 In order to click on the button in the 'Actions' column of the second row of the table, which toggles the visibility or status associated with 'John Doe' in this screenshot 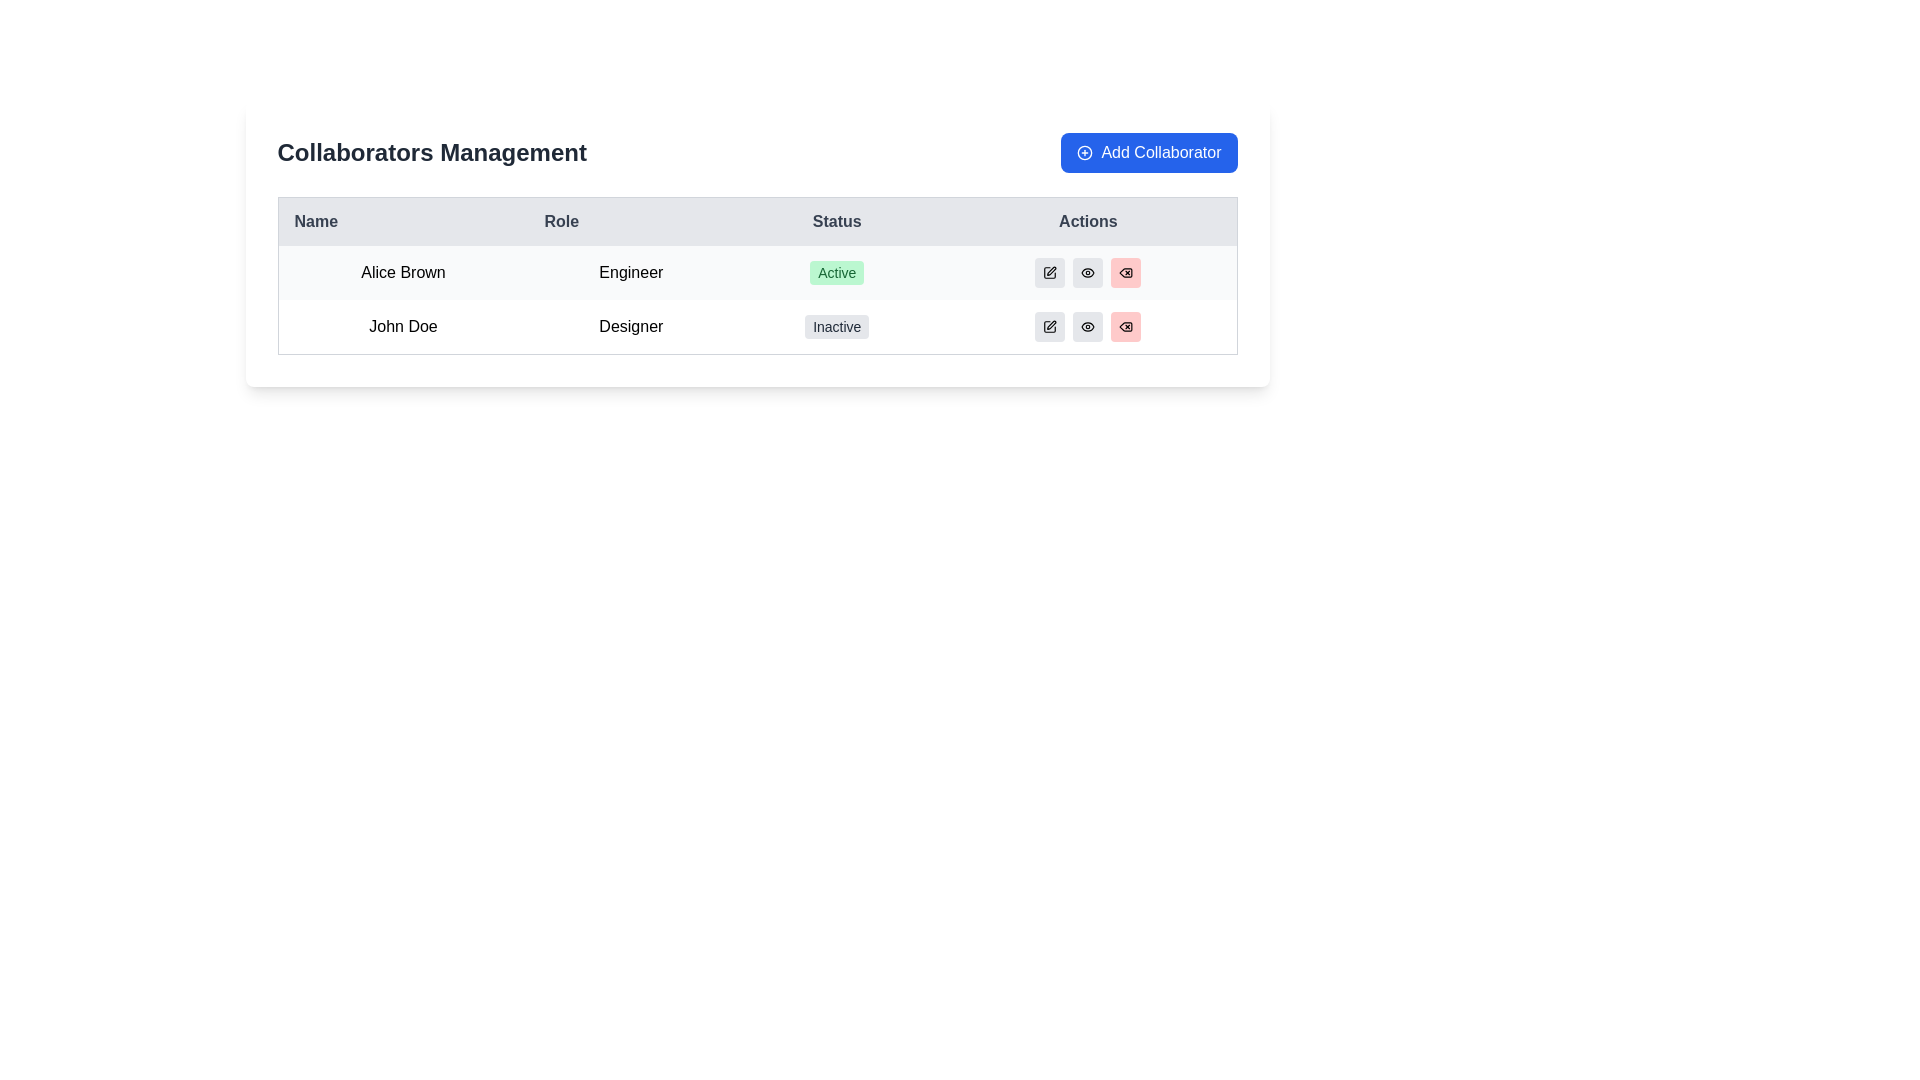, I will do `click(1087, 326)`.